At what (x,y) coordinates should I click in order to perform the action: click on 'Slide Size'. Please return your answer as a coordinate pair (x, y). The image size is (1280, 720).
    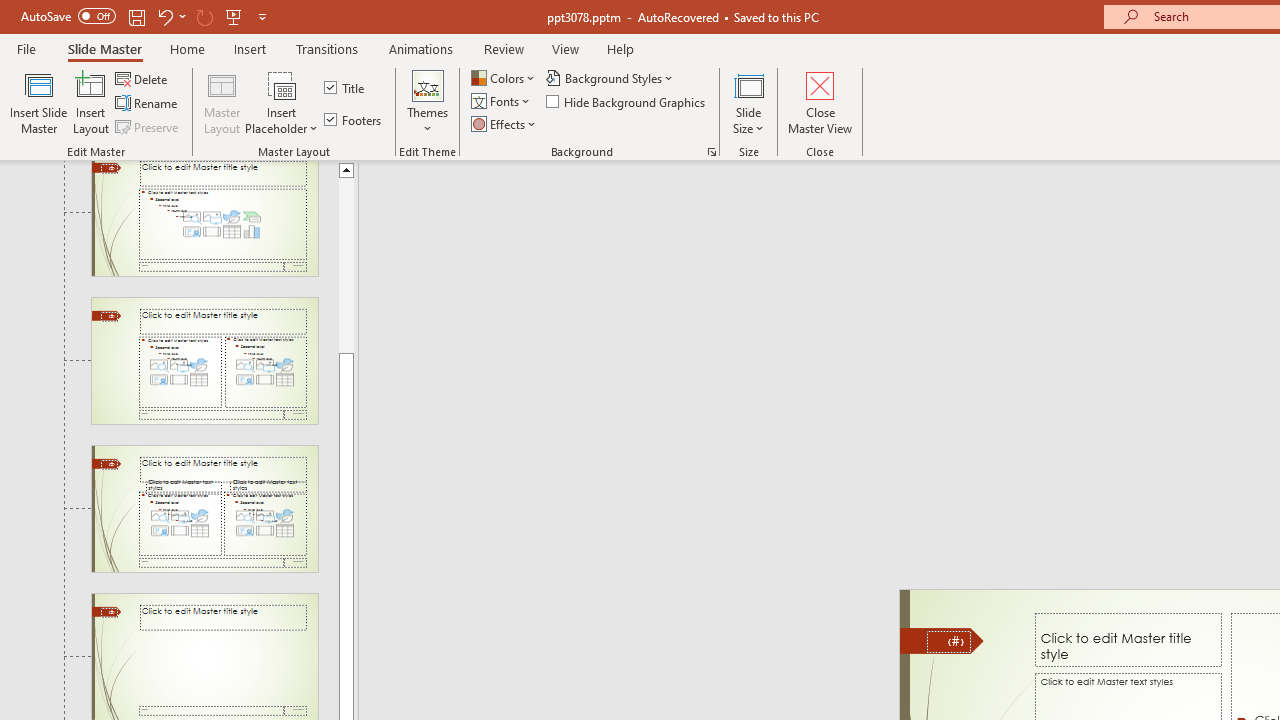
    Looking at the image, I should click on (748, 103).